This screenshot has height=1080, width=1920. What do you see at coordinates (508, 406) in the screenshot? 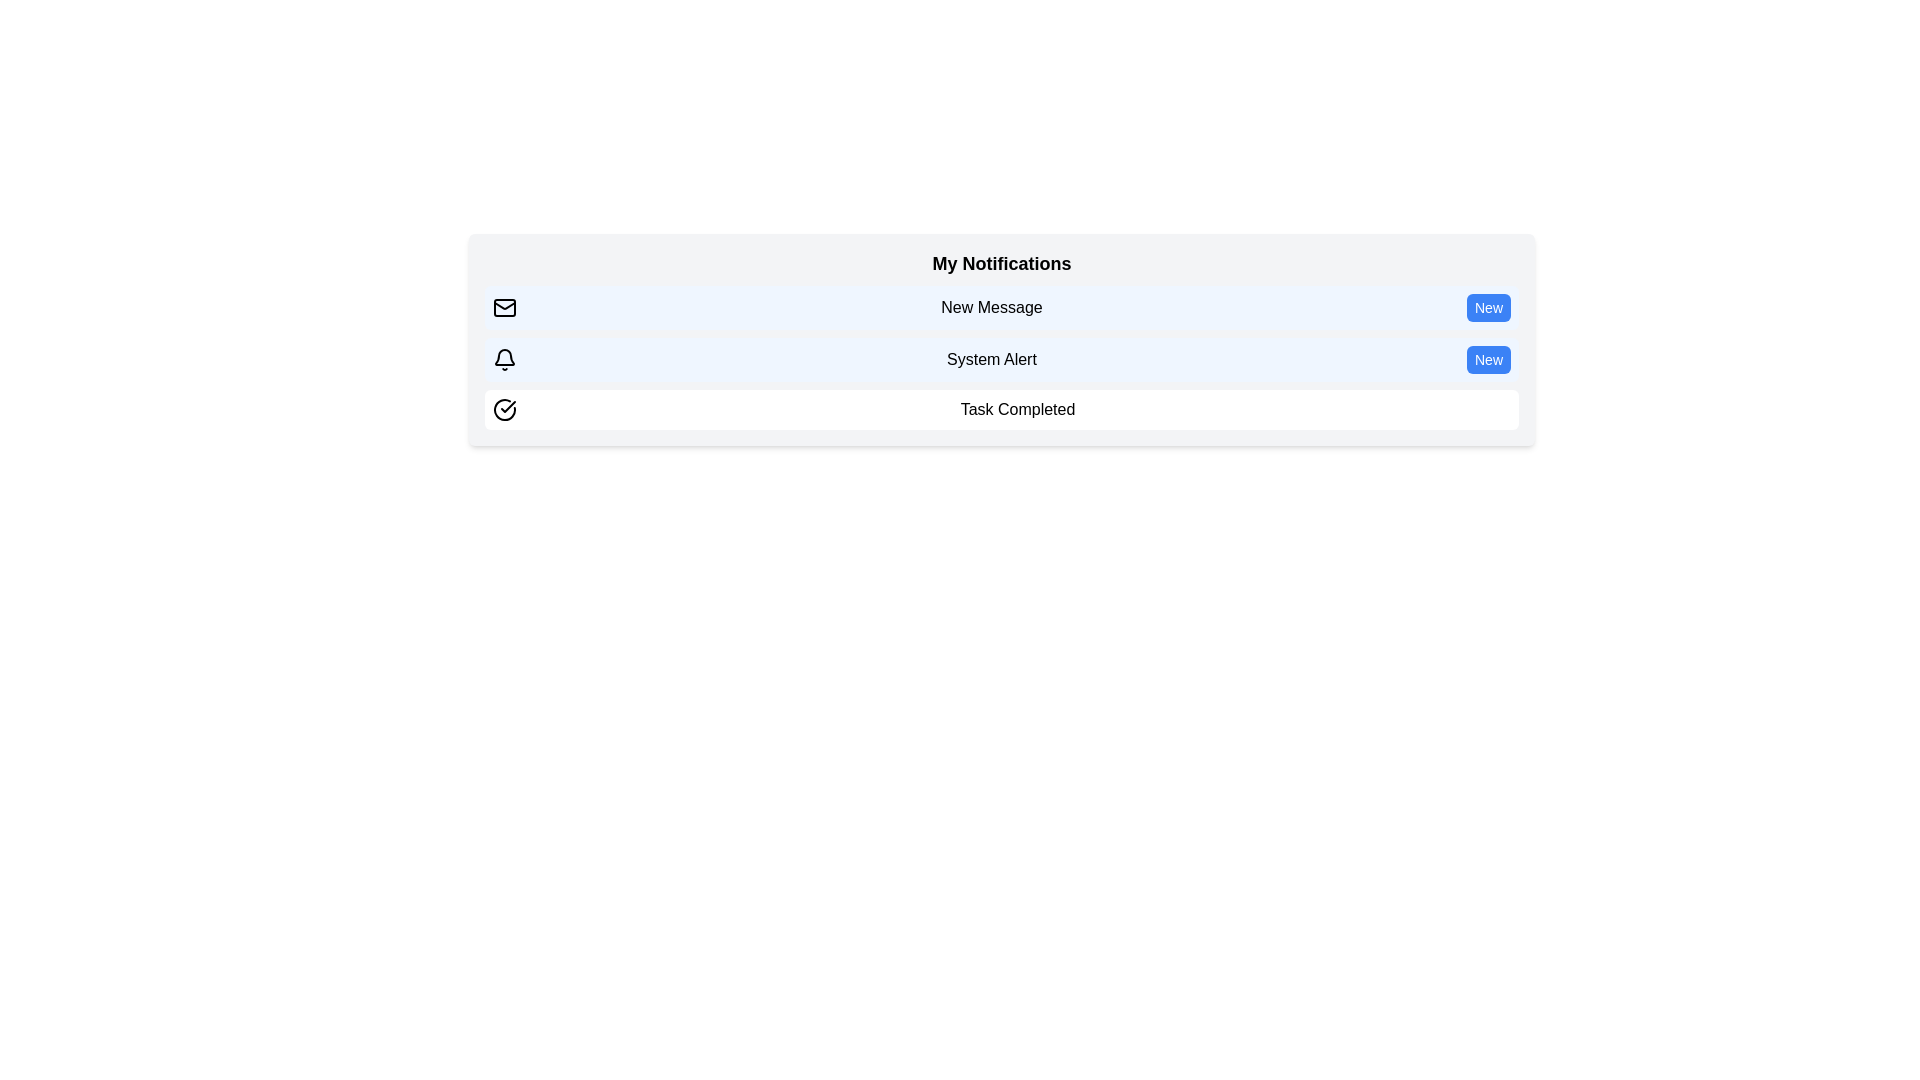
I see `the checkmark icon inside a circle, which indicates a completed task, located at the bottom of the notification list next to 'Task Completed.'` at bounding box center [508, 406].